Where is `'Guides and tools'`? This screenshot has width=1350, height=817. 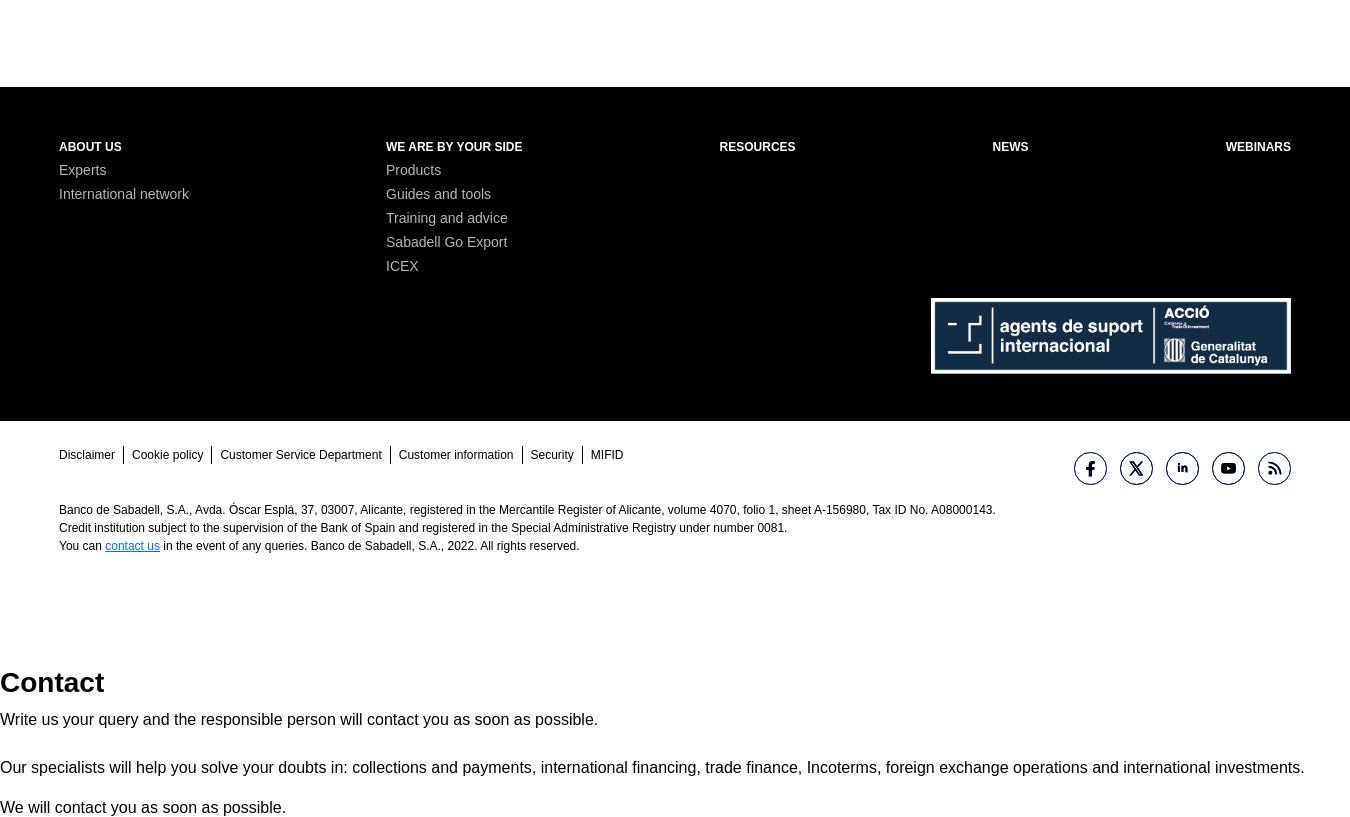 'Guides and tools' is located at coordinates (385, 191).